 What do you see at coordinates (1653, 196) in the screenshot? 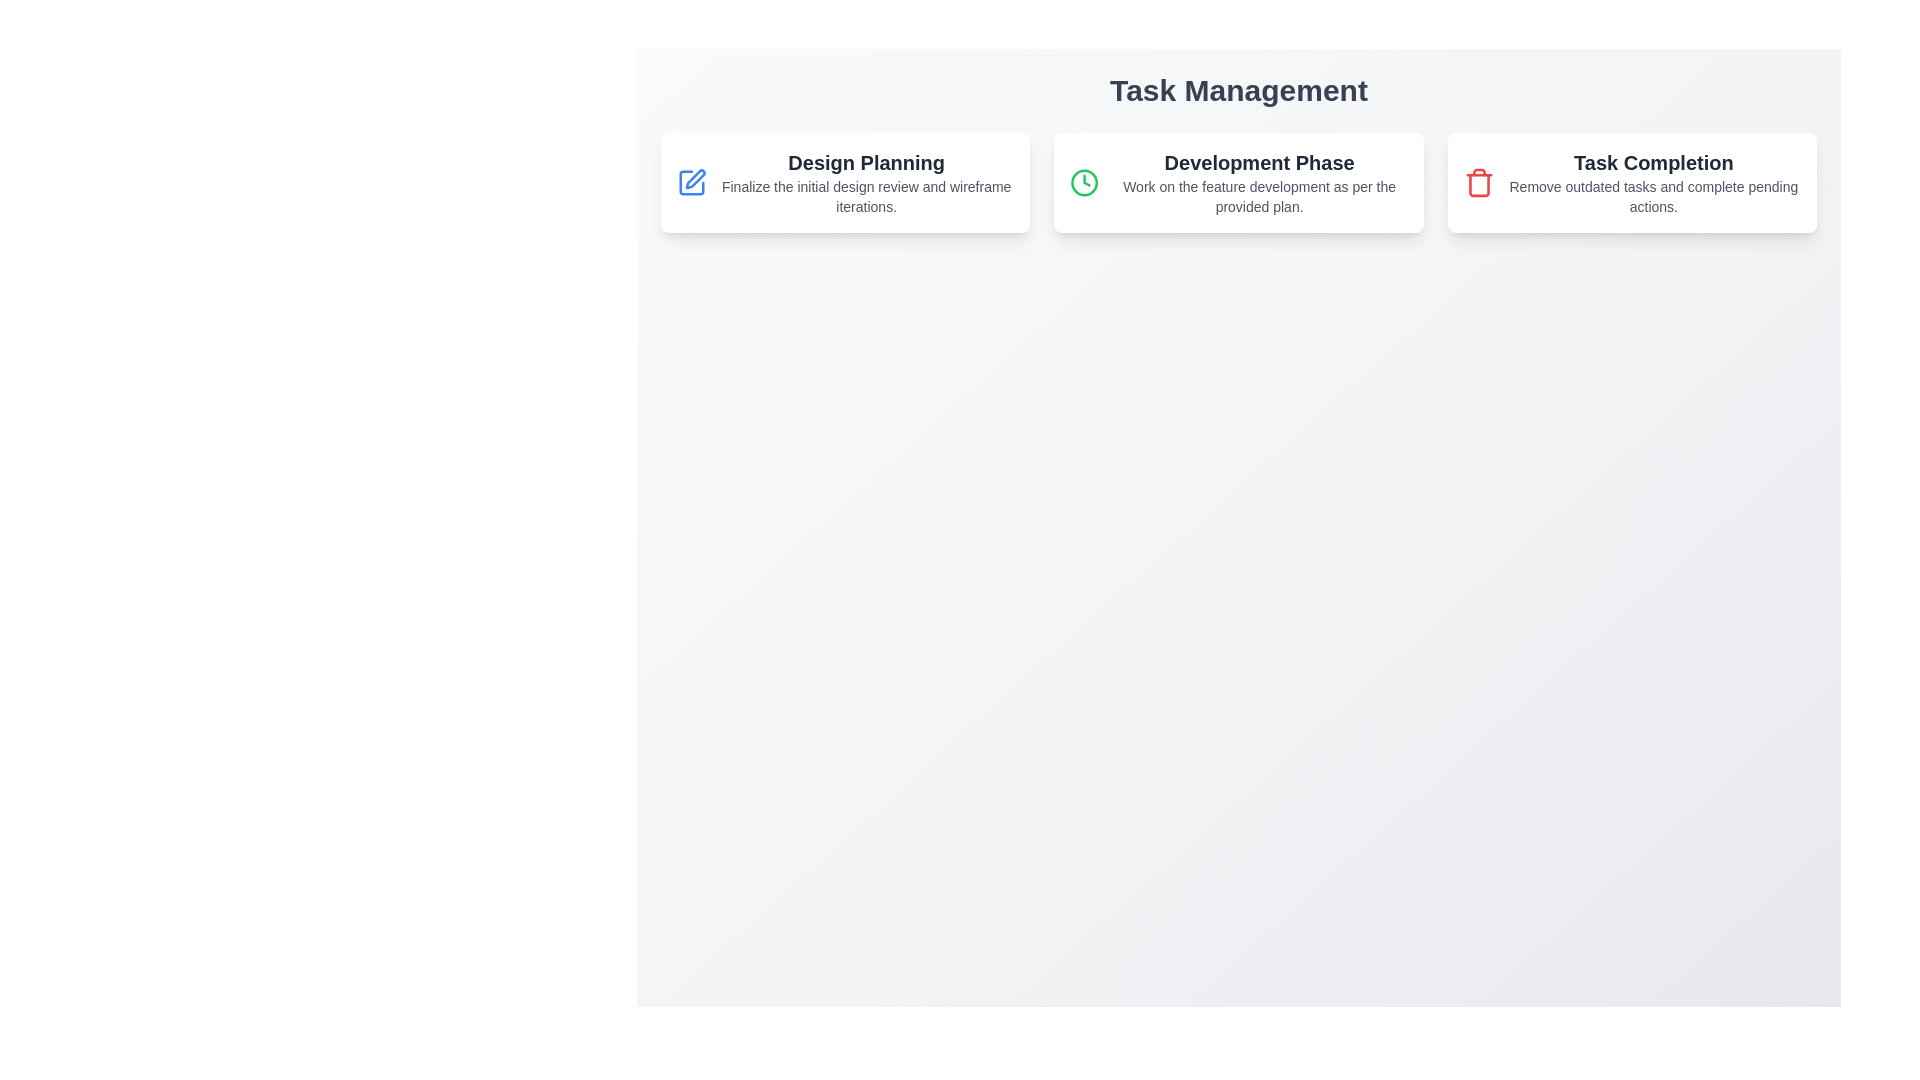
I see `the text block displaying 'Remove outdated tasks and complete pending actions.' which is located in the 'Task Completion' section, directly below its heading` at bounding box center [1653, 196].